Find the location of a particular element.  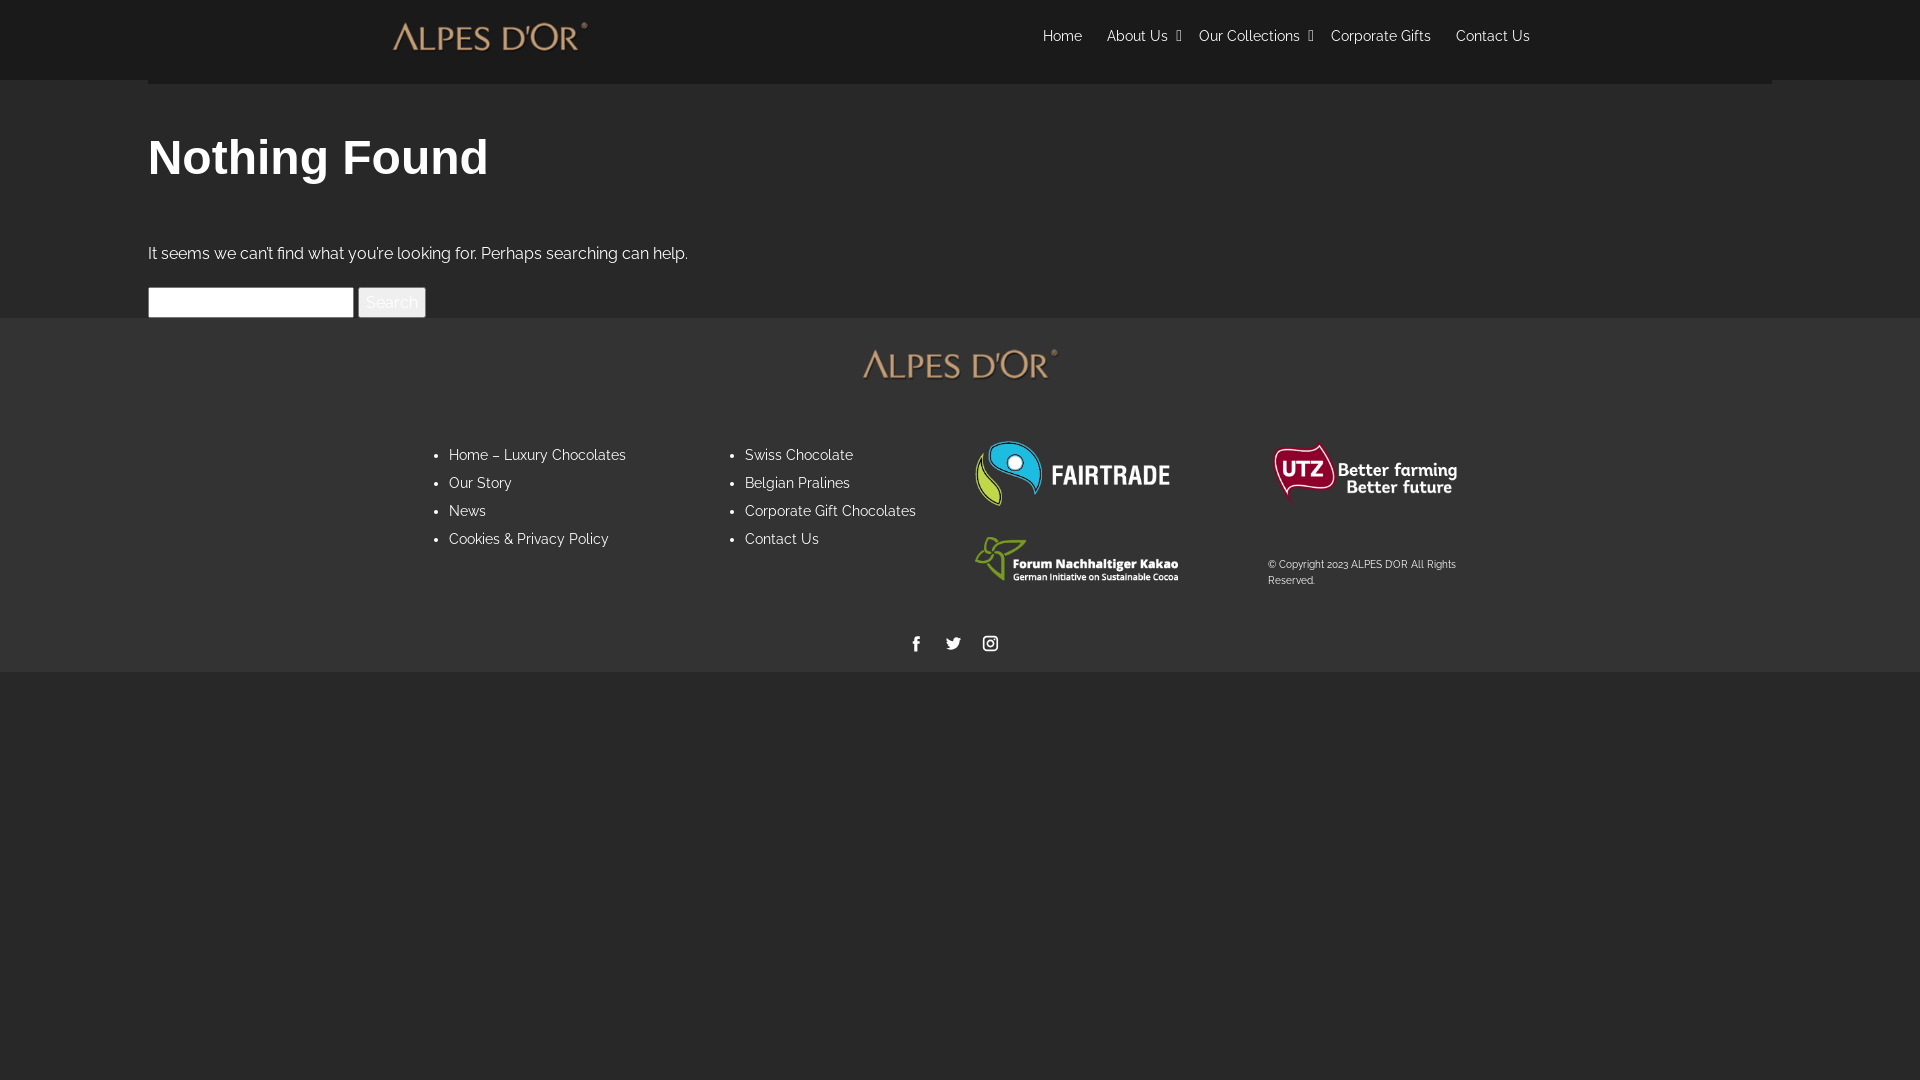

'Corporate Gift Chocolates' is located at coordinates (829, 509).